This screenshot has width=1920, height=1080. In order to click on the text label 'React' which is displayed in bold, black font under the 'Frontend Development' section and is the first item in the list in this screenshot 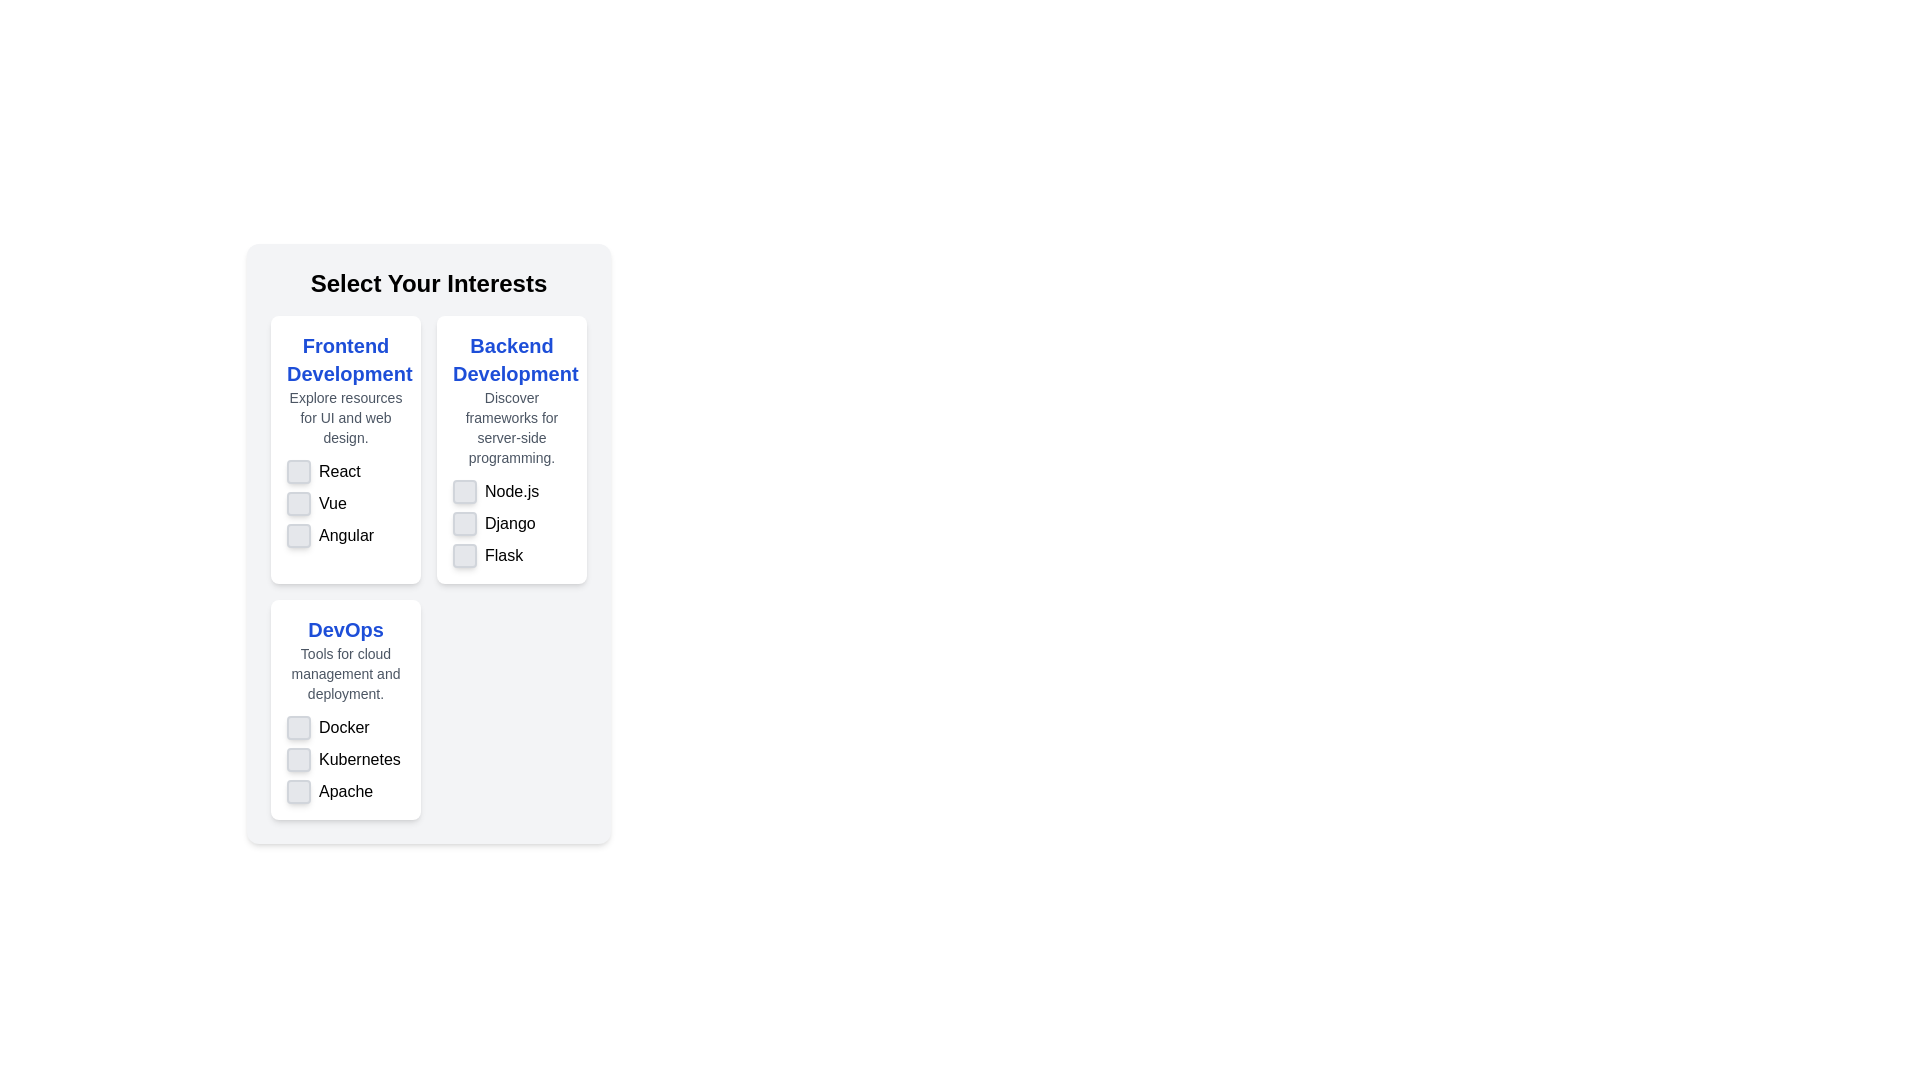, I will do `click(339, 471)`.